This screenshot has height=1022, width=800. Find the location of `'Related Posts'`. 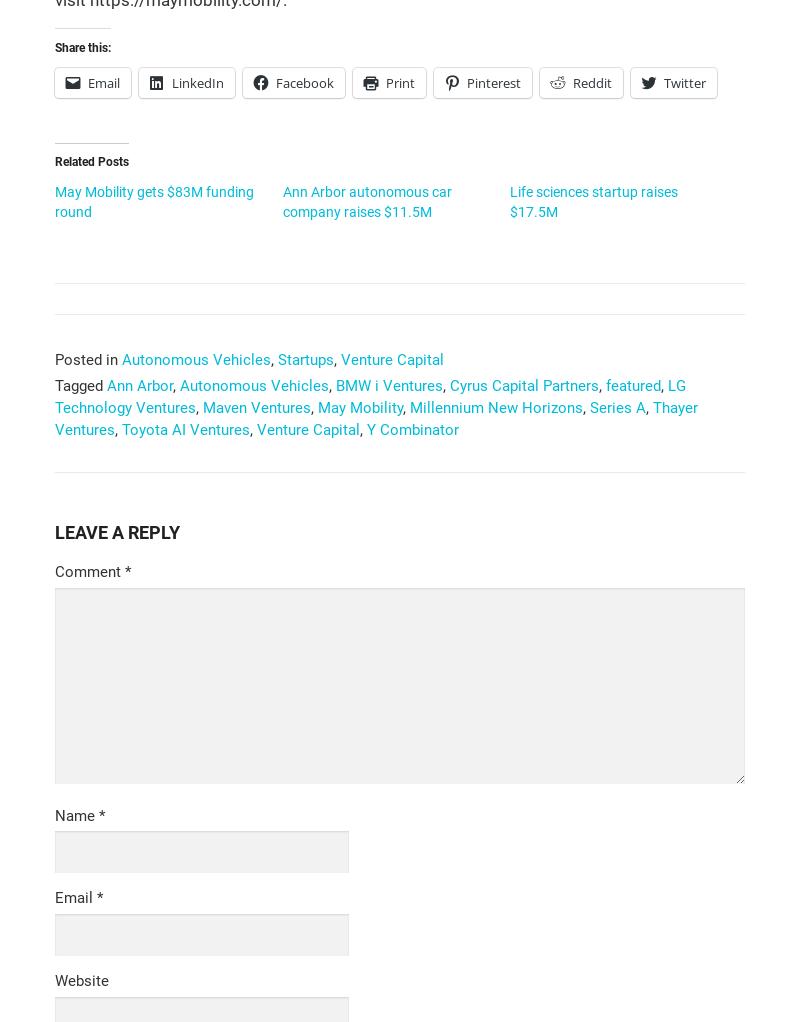

'Related Posts' is located at coordinates (92, 160).